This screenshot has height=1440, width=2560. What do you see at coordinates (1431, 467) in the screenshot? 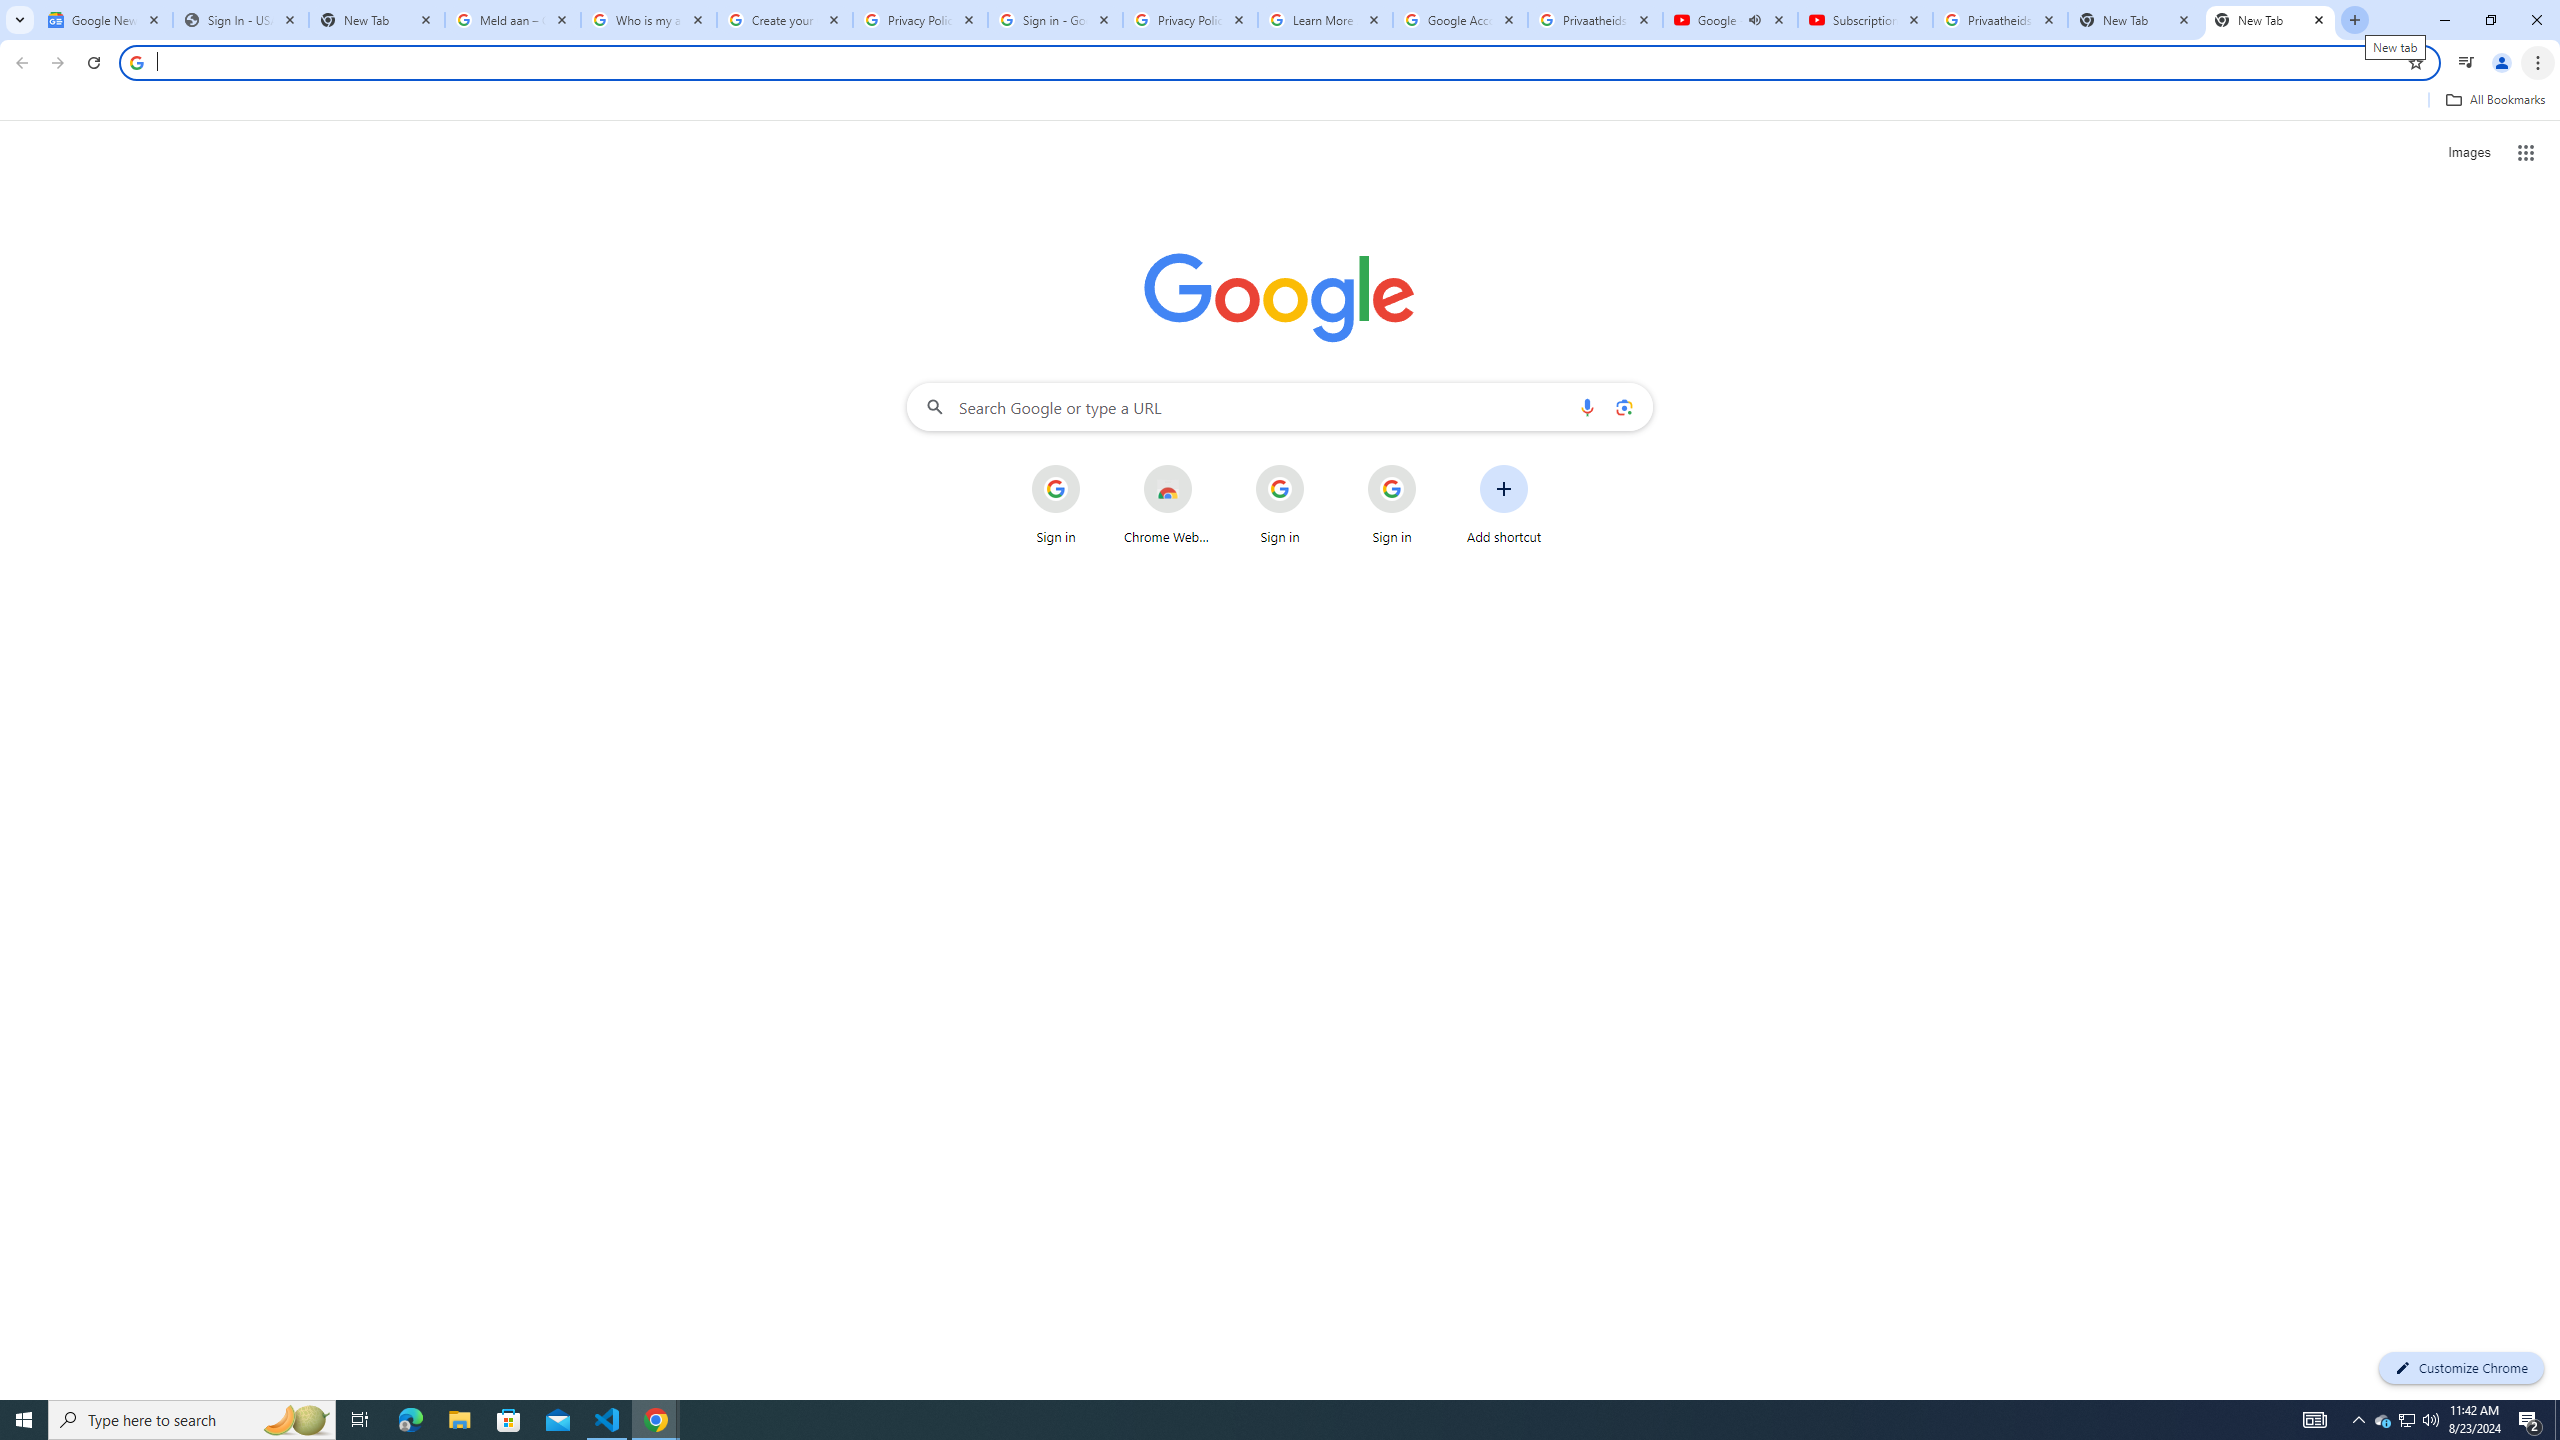
I see `'More actions for Sign in shortcut'` at bounding box center [1431, 467].